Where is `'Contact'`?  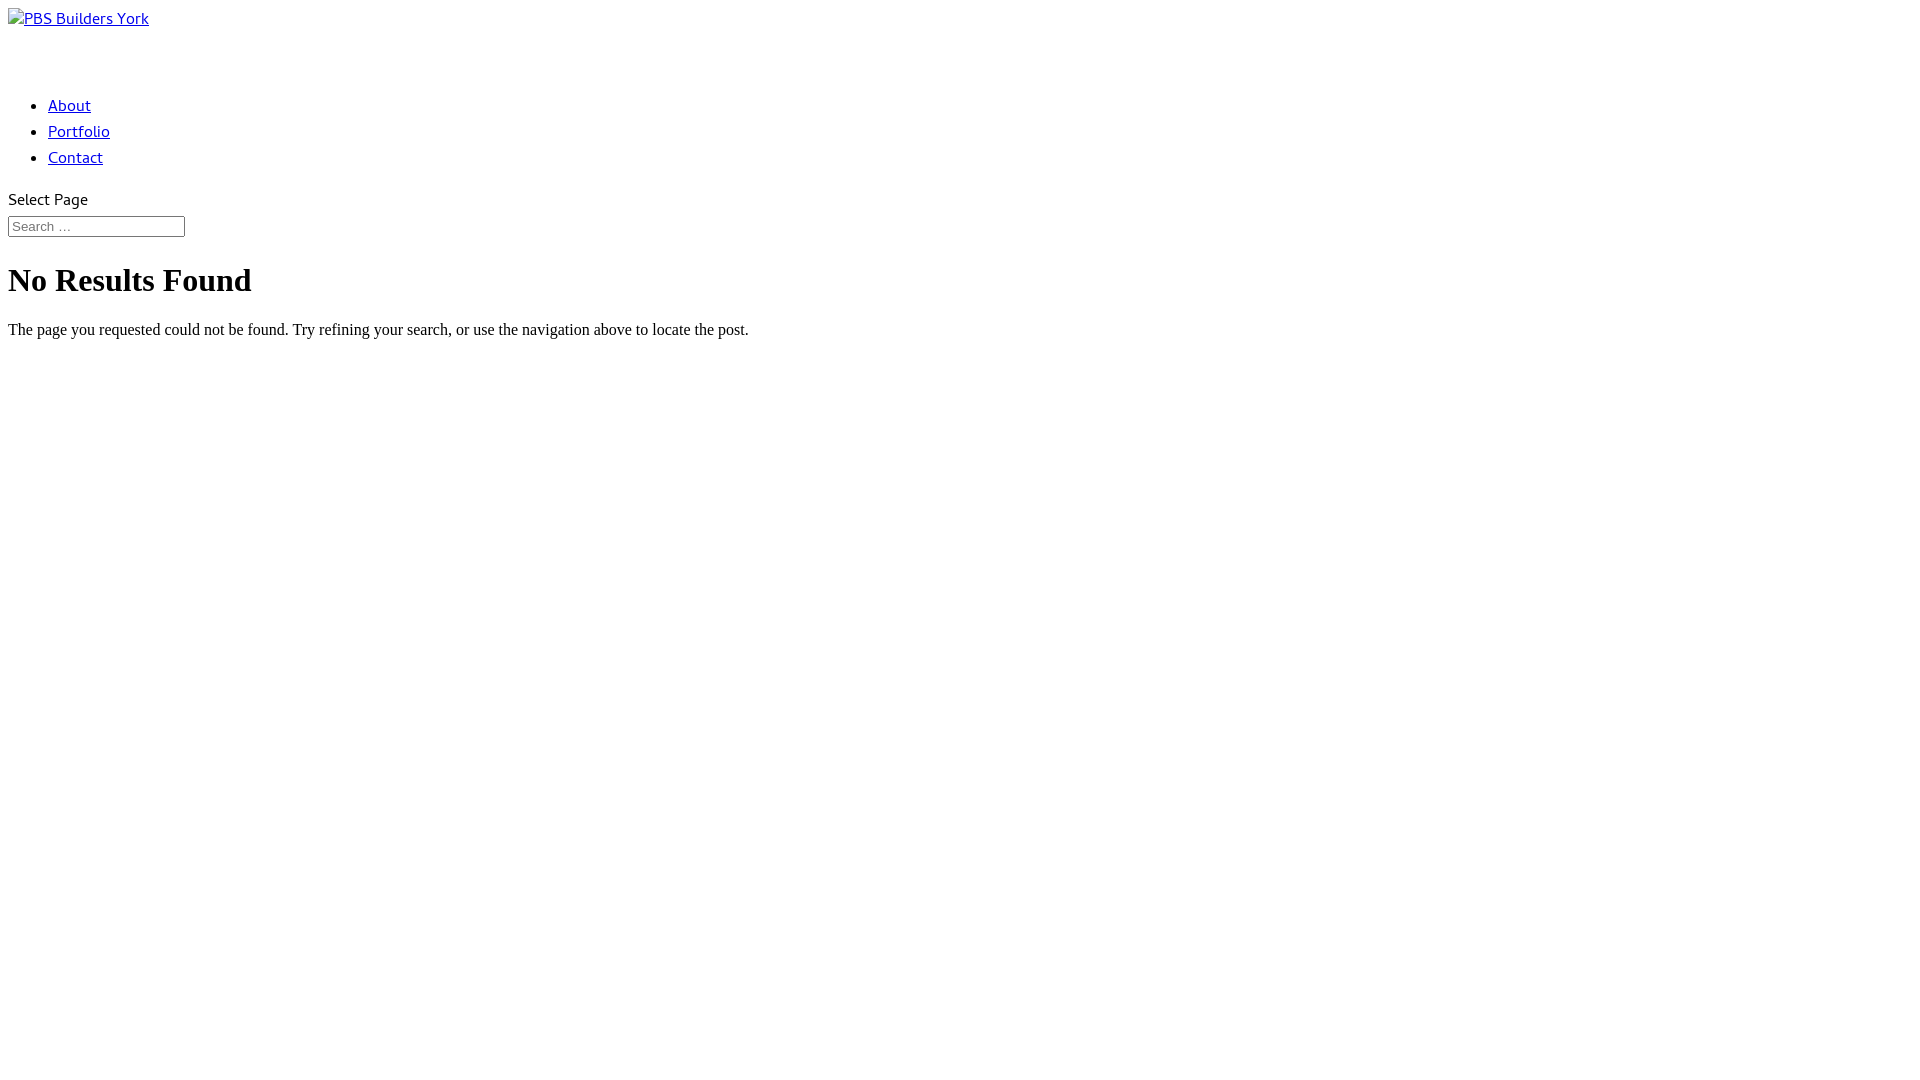 'Contact' is located at coordinates (75, 182).